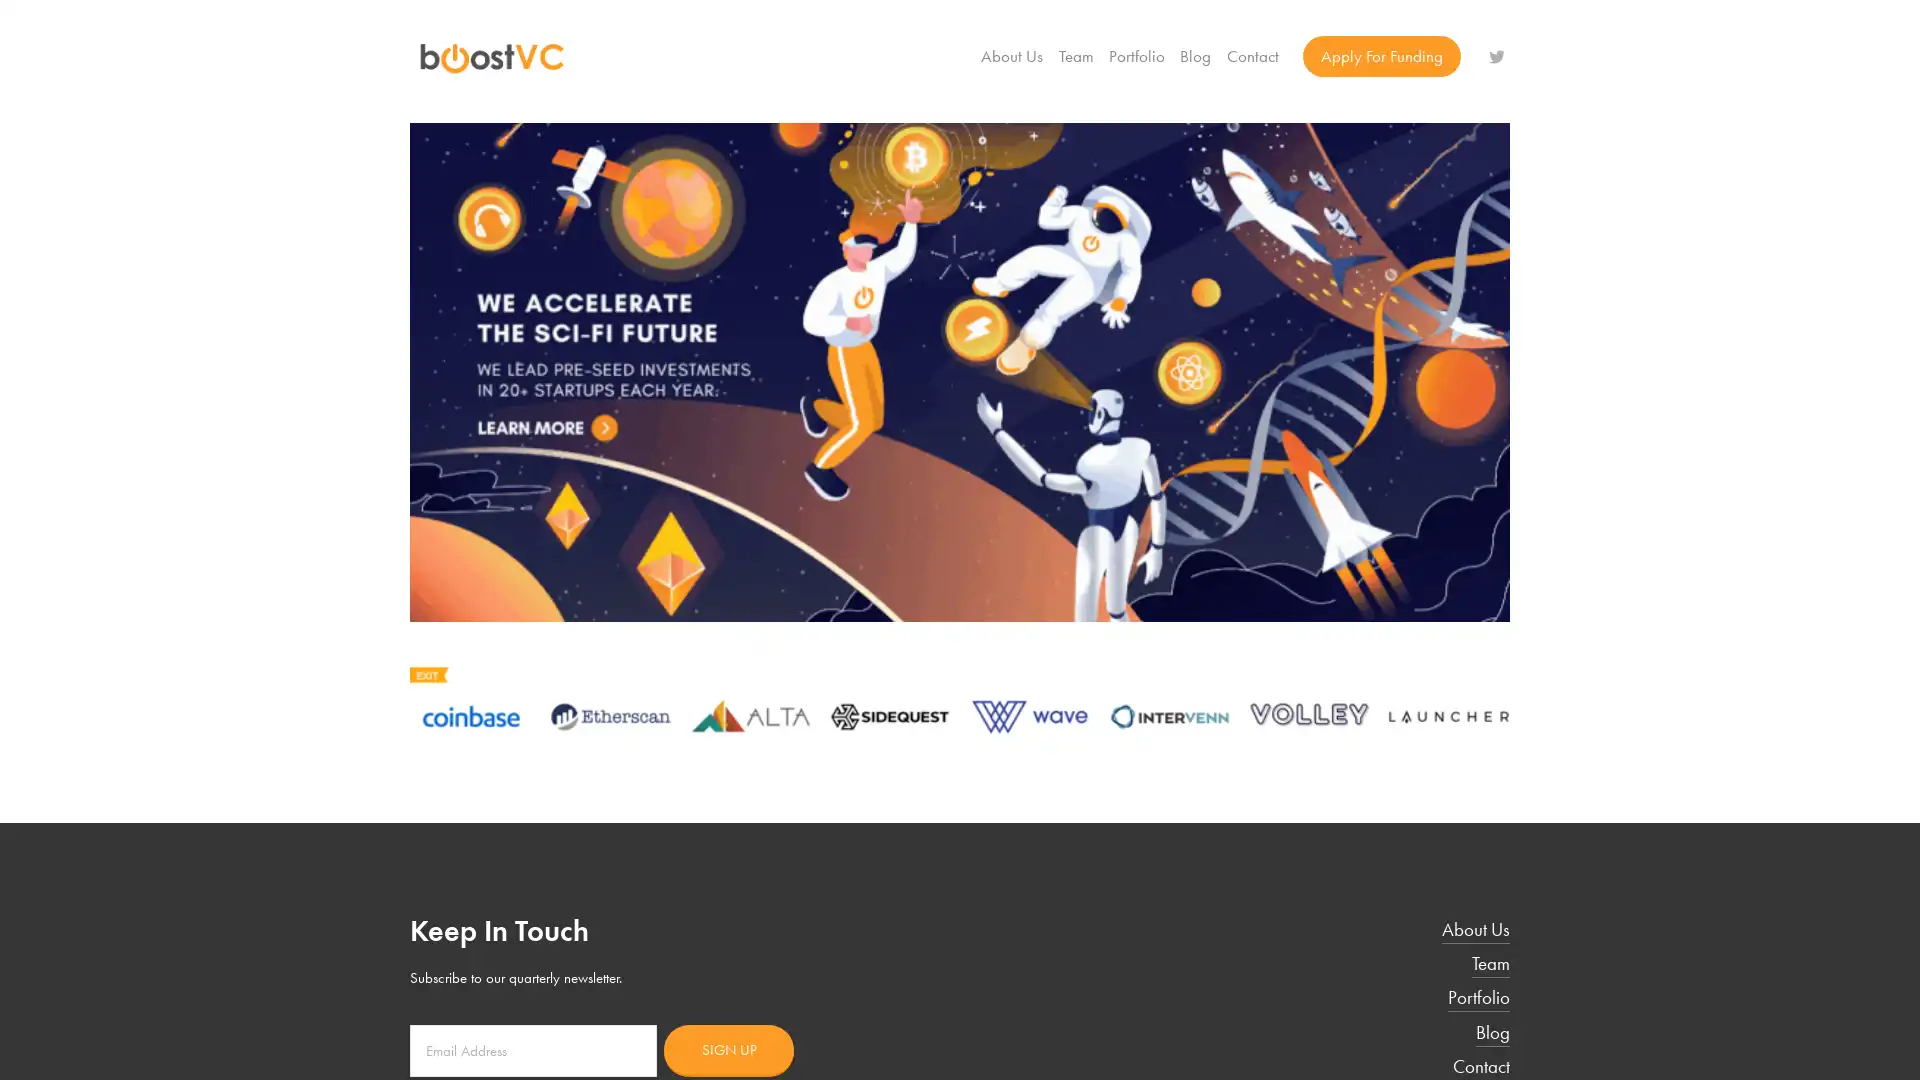 Image resolution: width=1920 pixels, height=1080 pixels. Describe the element at coordinates (728, 1048) in the screenshot. I see `SIGN UP` at that location.